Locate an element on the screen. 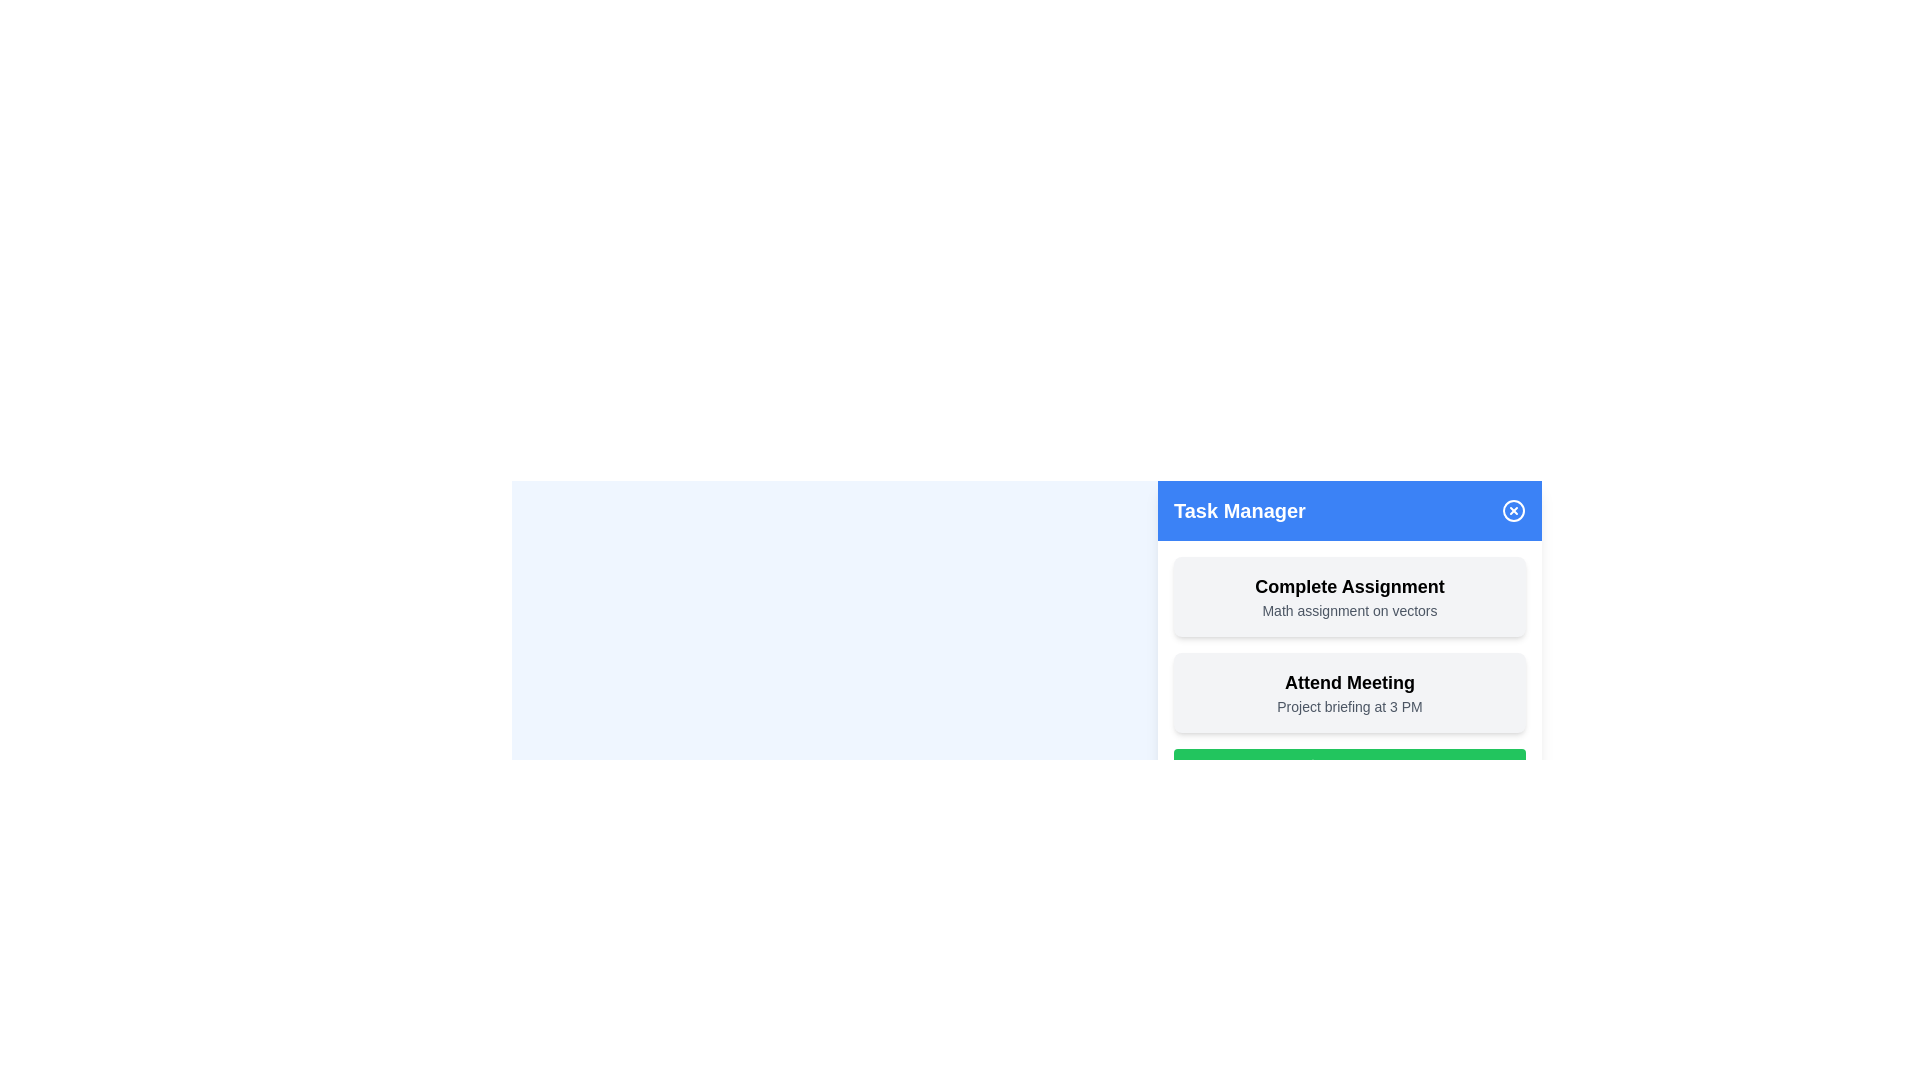 The height and width of the screenshot is (1080, 1920). the circular component used for closing or dismissing the Task Manager module, located at the top-right corner of the Task Manager header section is located at coordinates (1513, 509).